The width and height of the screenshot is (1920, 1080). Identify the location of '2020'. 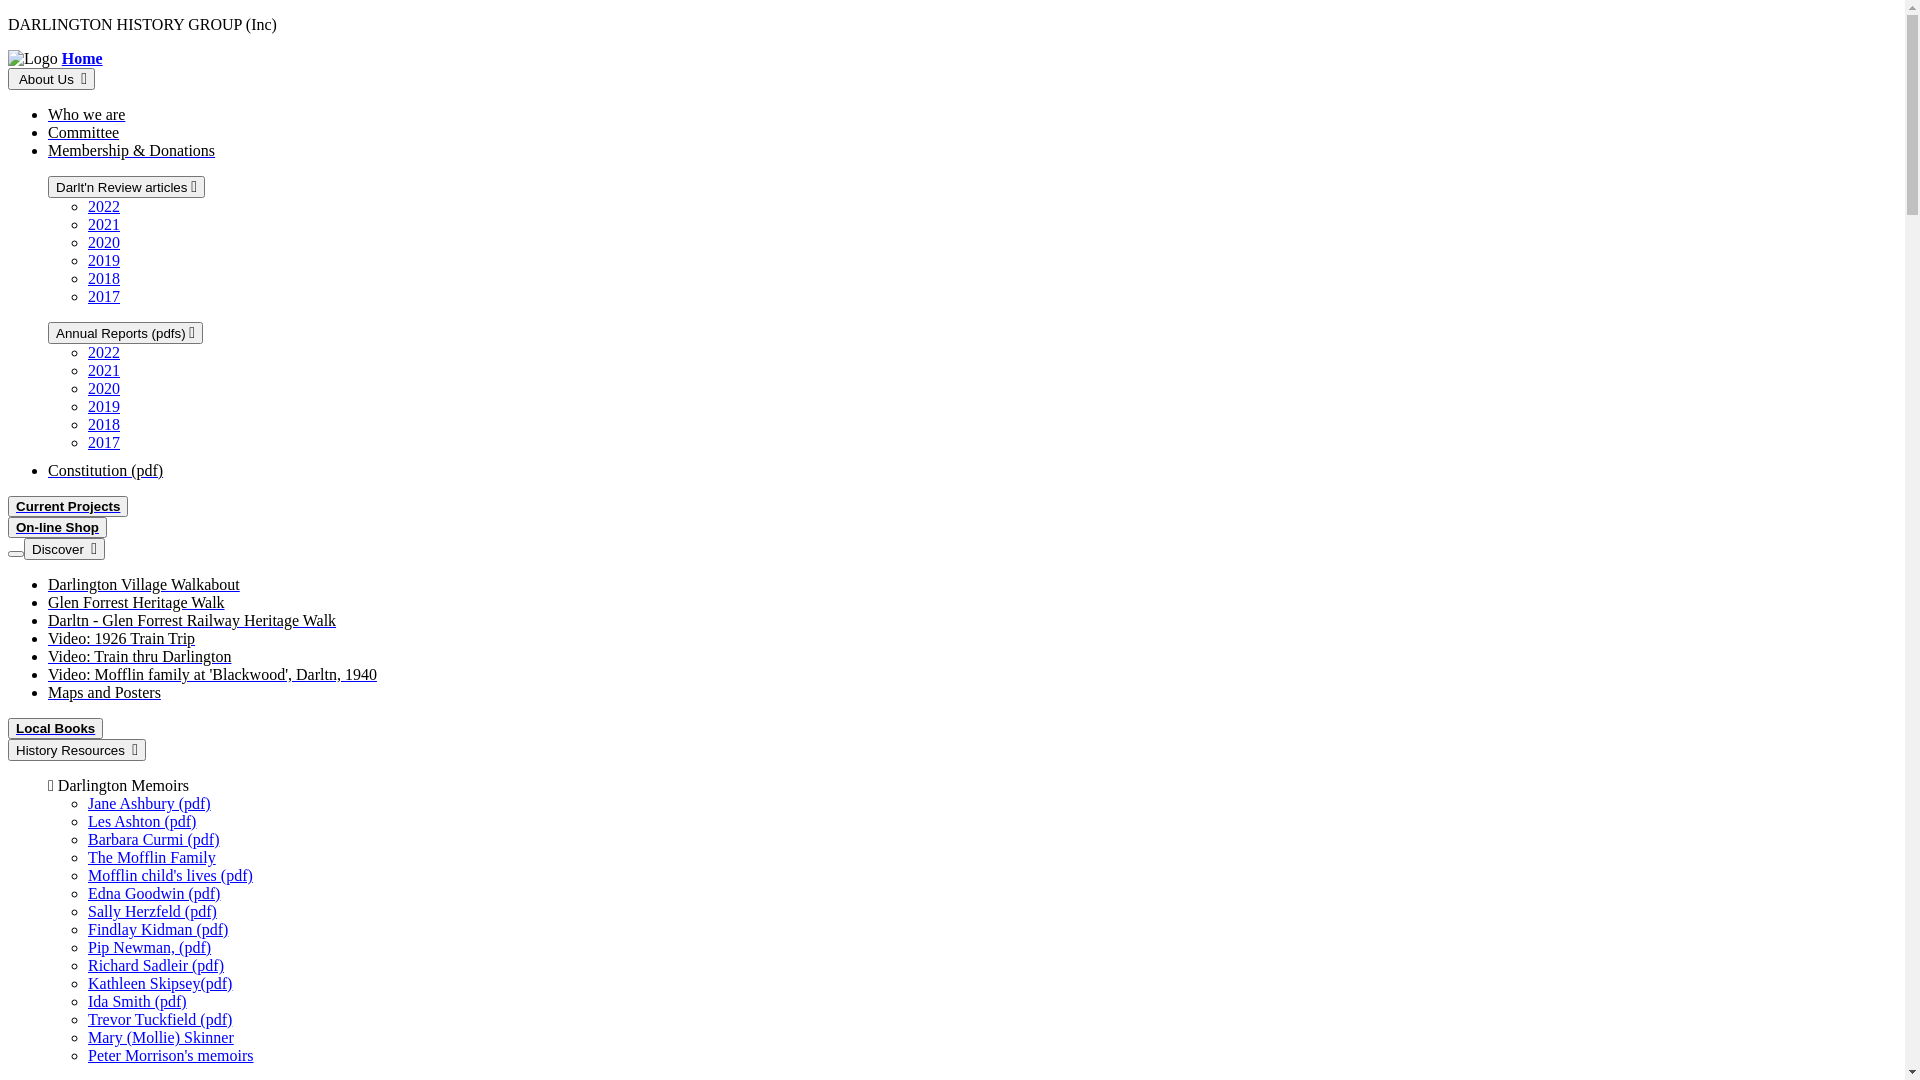
(103, 388).